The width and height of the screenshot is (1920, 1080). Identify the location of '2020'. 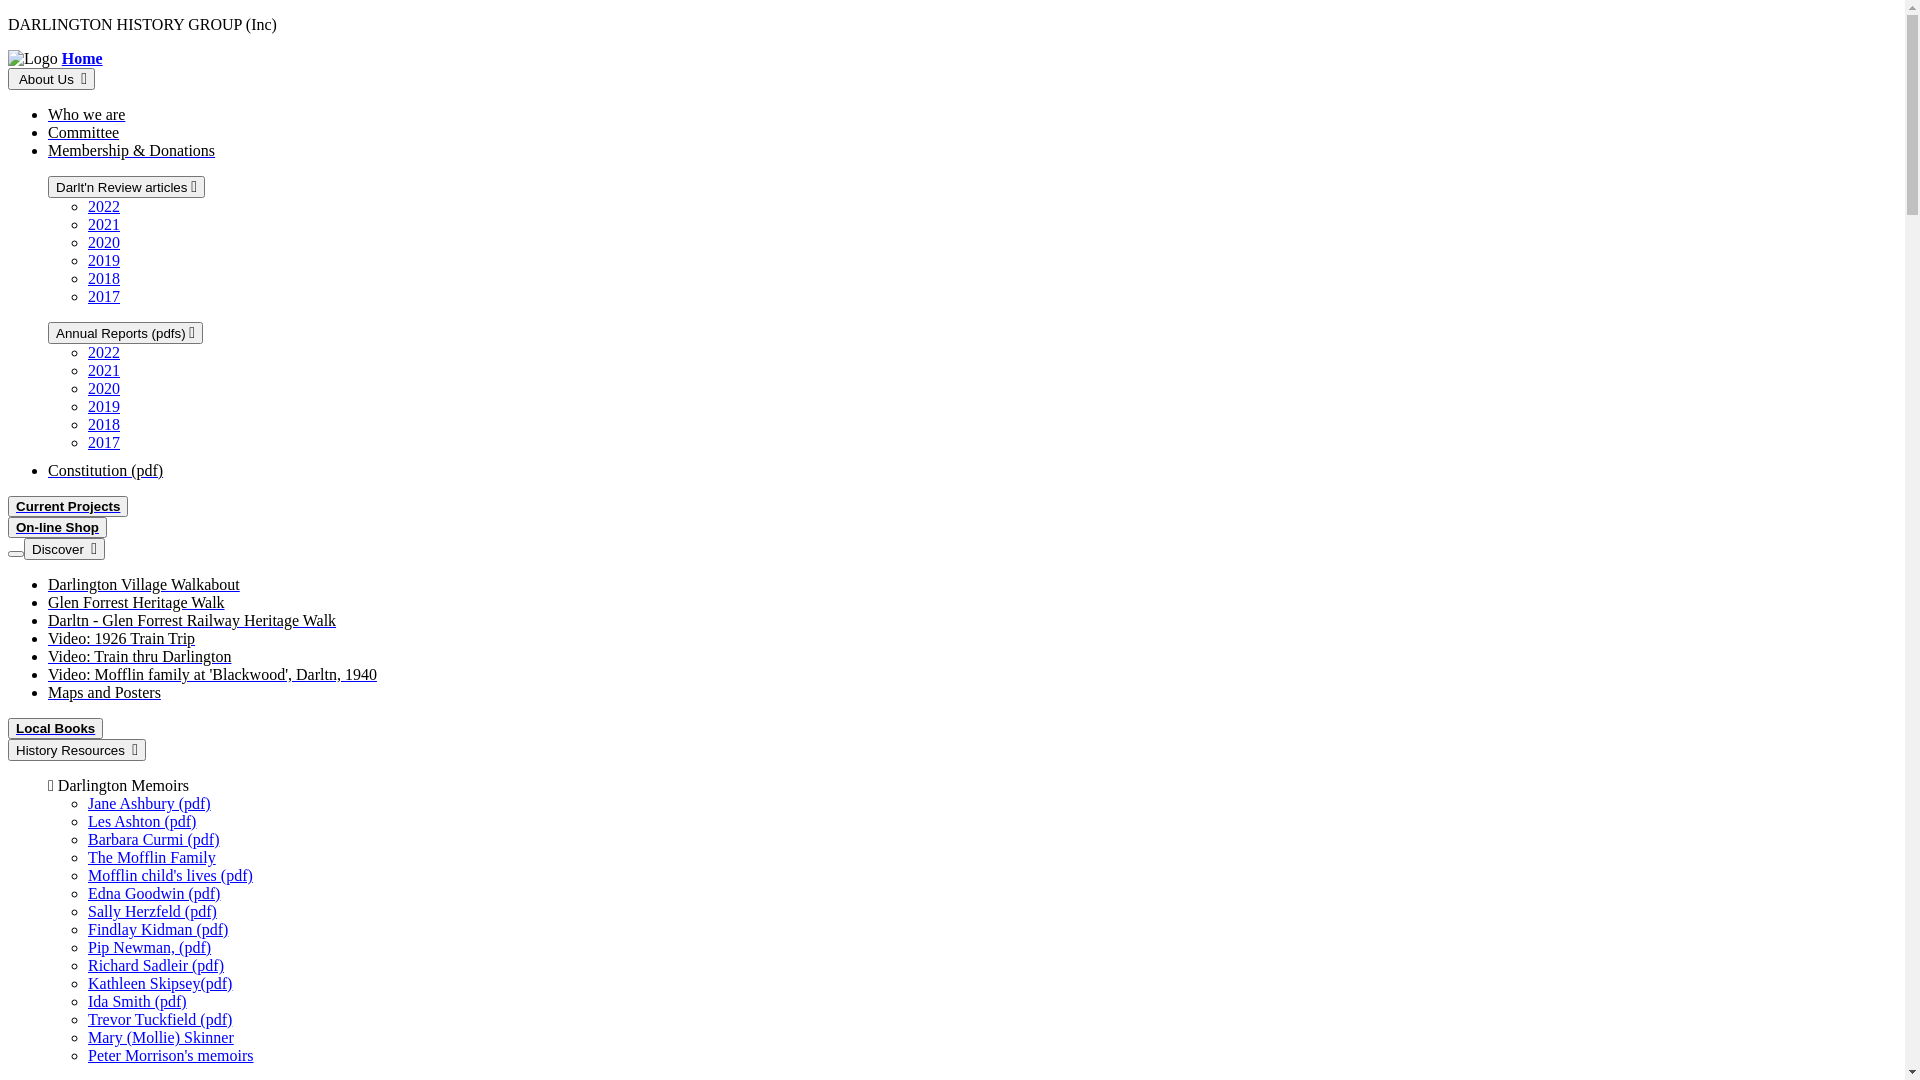
(103, 388).